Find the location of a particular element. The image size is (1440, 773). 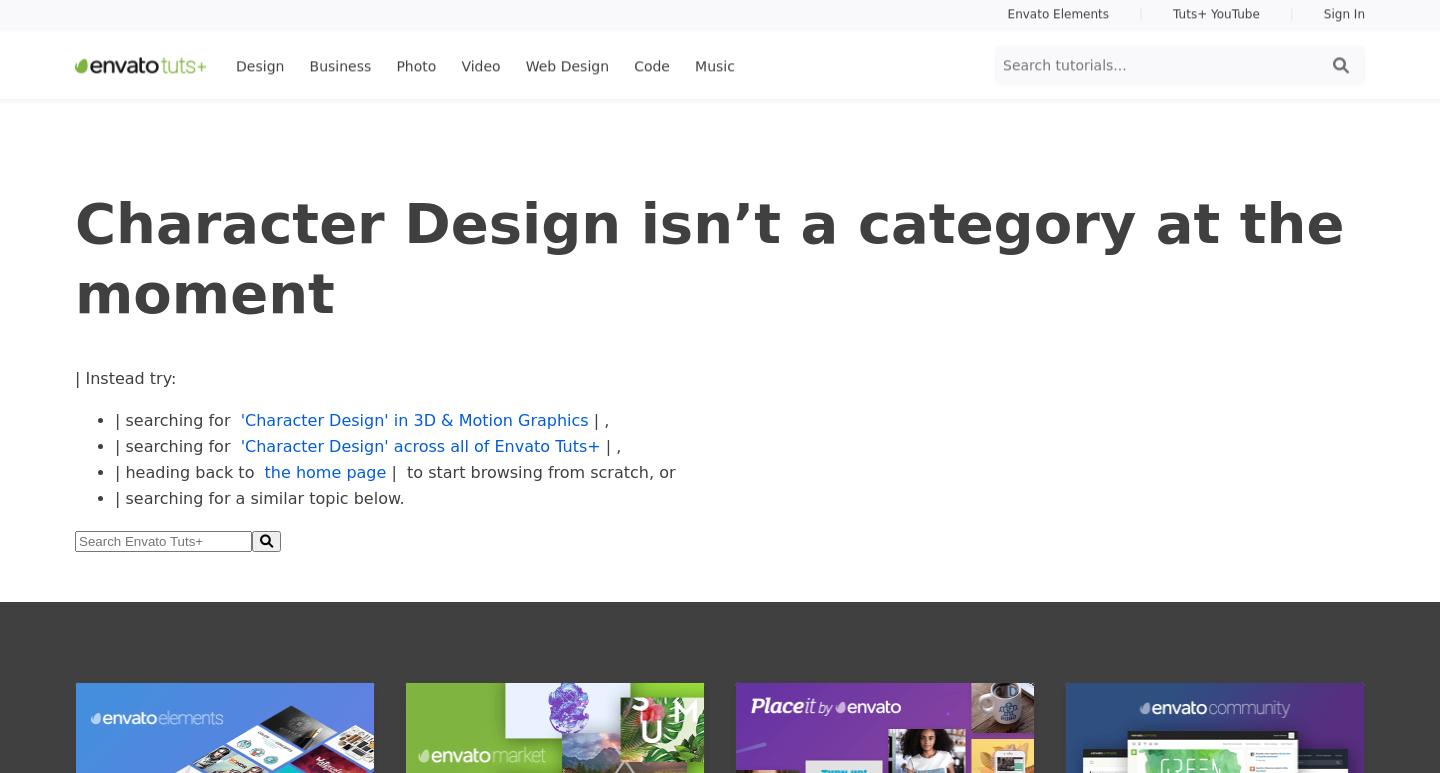

'Character Design isn’t a category at the moment' is located at coordinates (709, 256).